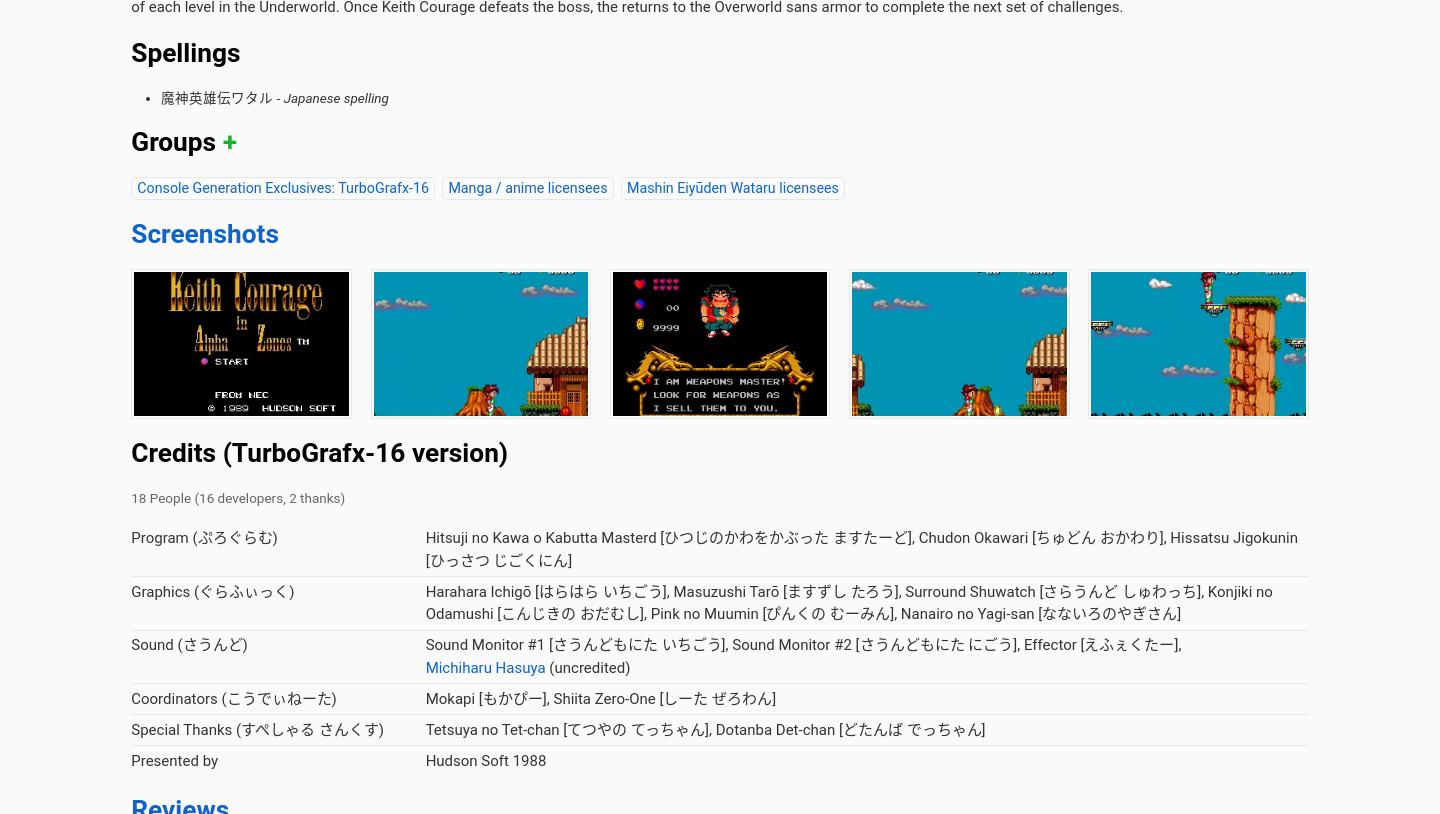 The height and width of the screenshot is (814, 1440). Describe the element at coordinates (240, 145) in the screenshot. I see `'Alternate Title'` at that location.